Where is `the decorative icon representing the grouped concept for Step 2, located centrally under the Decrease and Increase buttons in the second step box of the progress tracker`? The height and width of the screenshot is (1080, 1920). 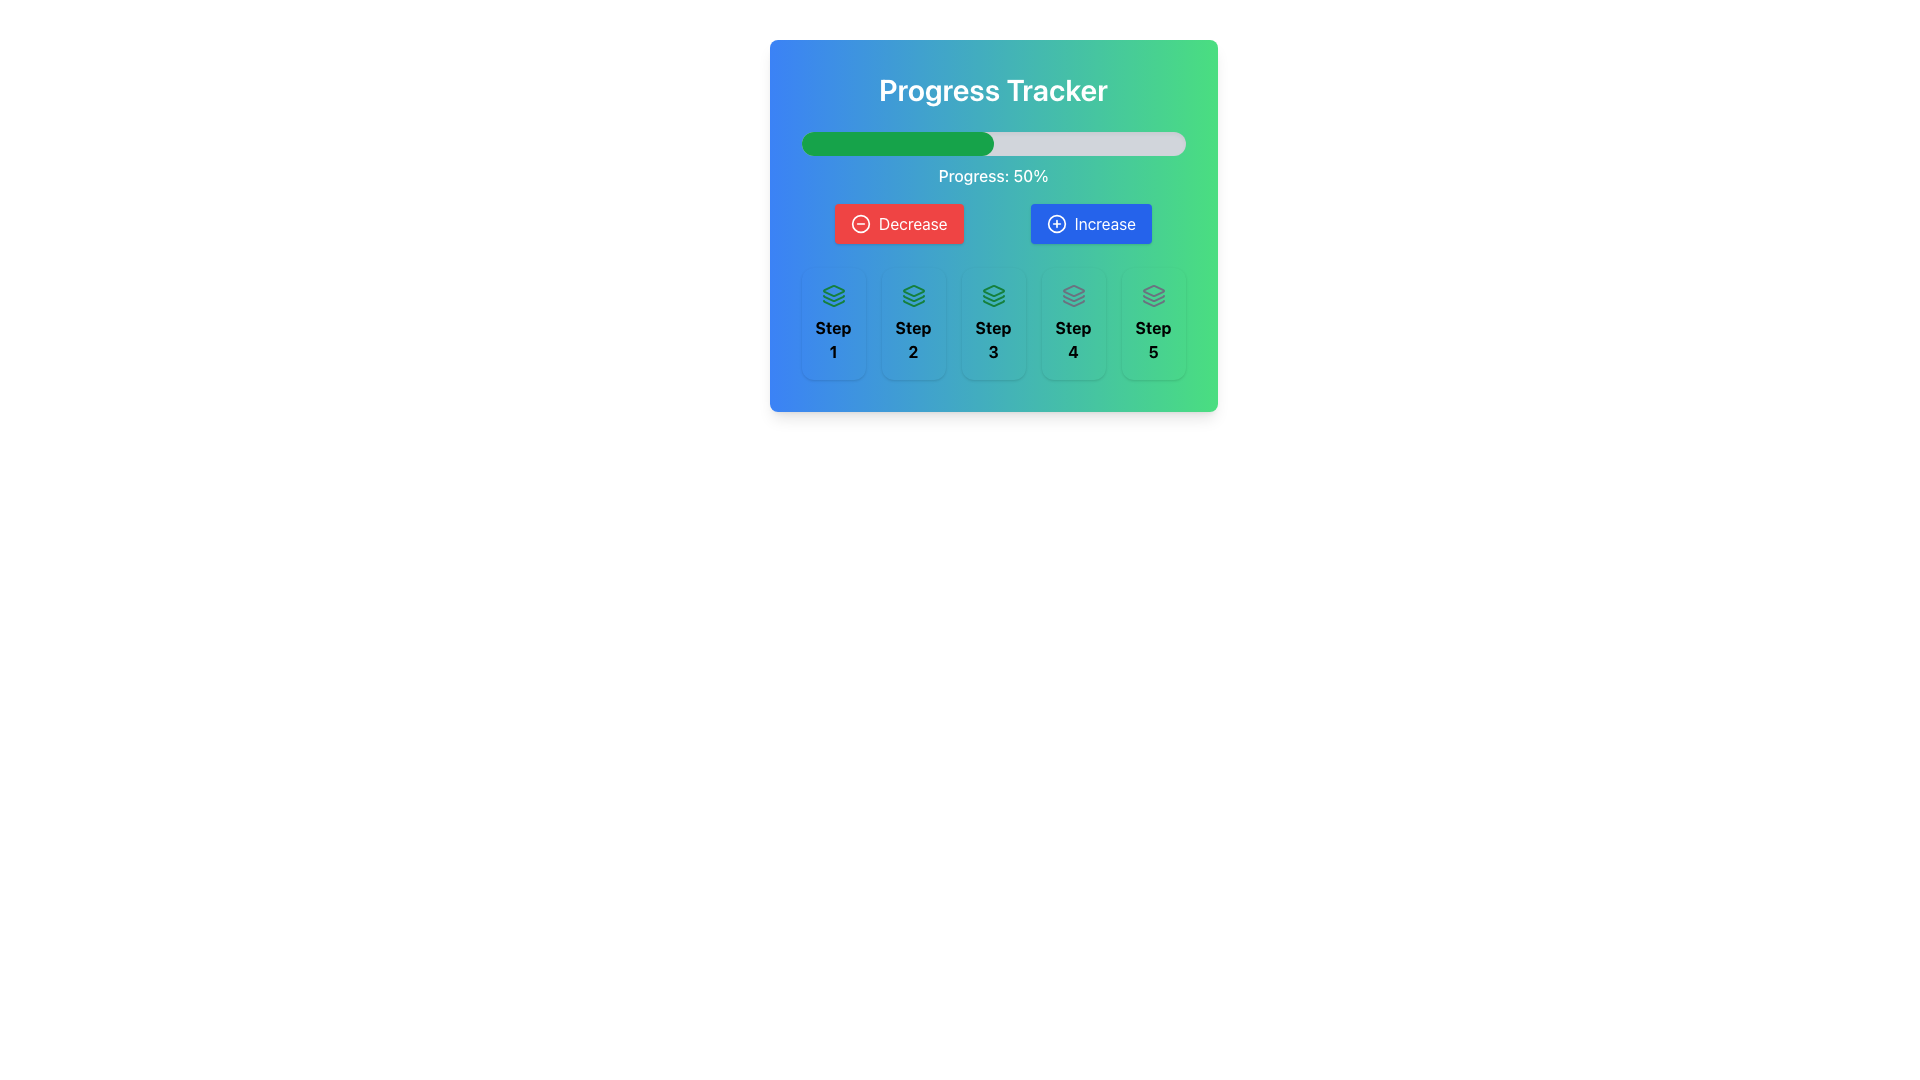 the decorative icon representing the grouped concept for Step 2, located centrally under the Decrease and Increase buttons in the second step box of the progress tracker is located at coordinates (912, 290).